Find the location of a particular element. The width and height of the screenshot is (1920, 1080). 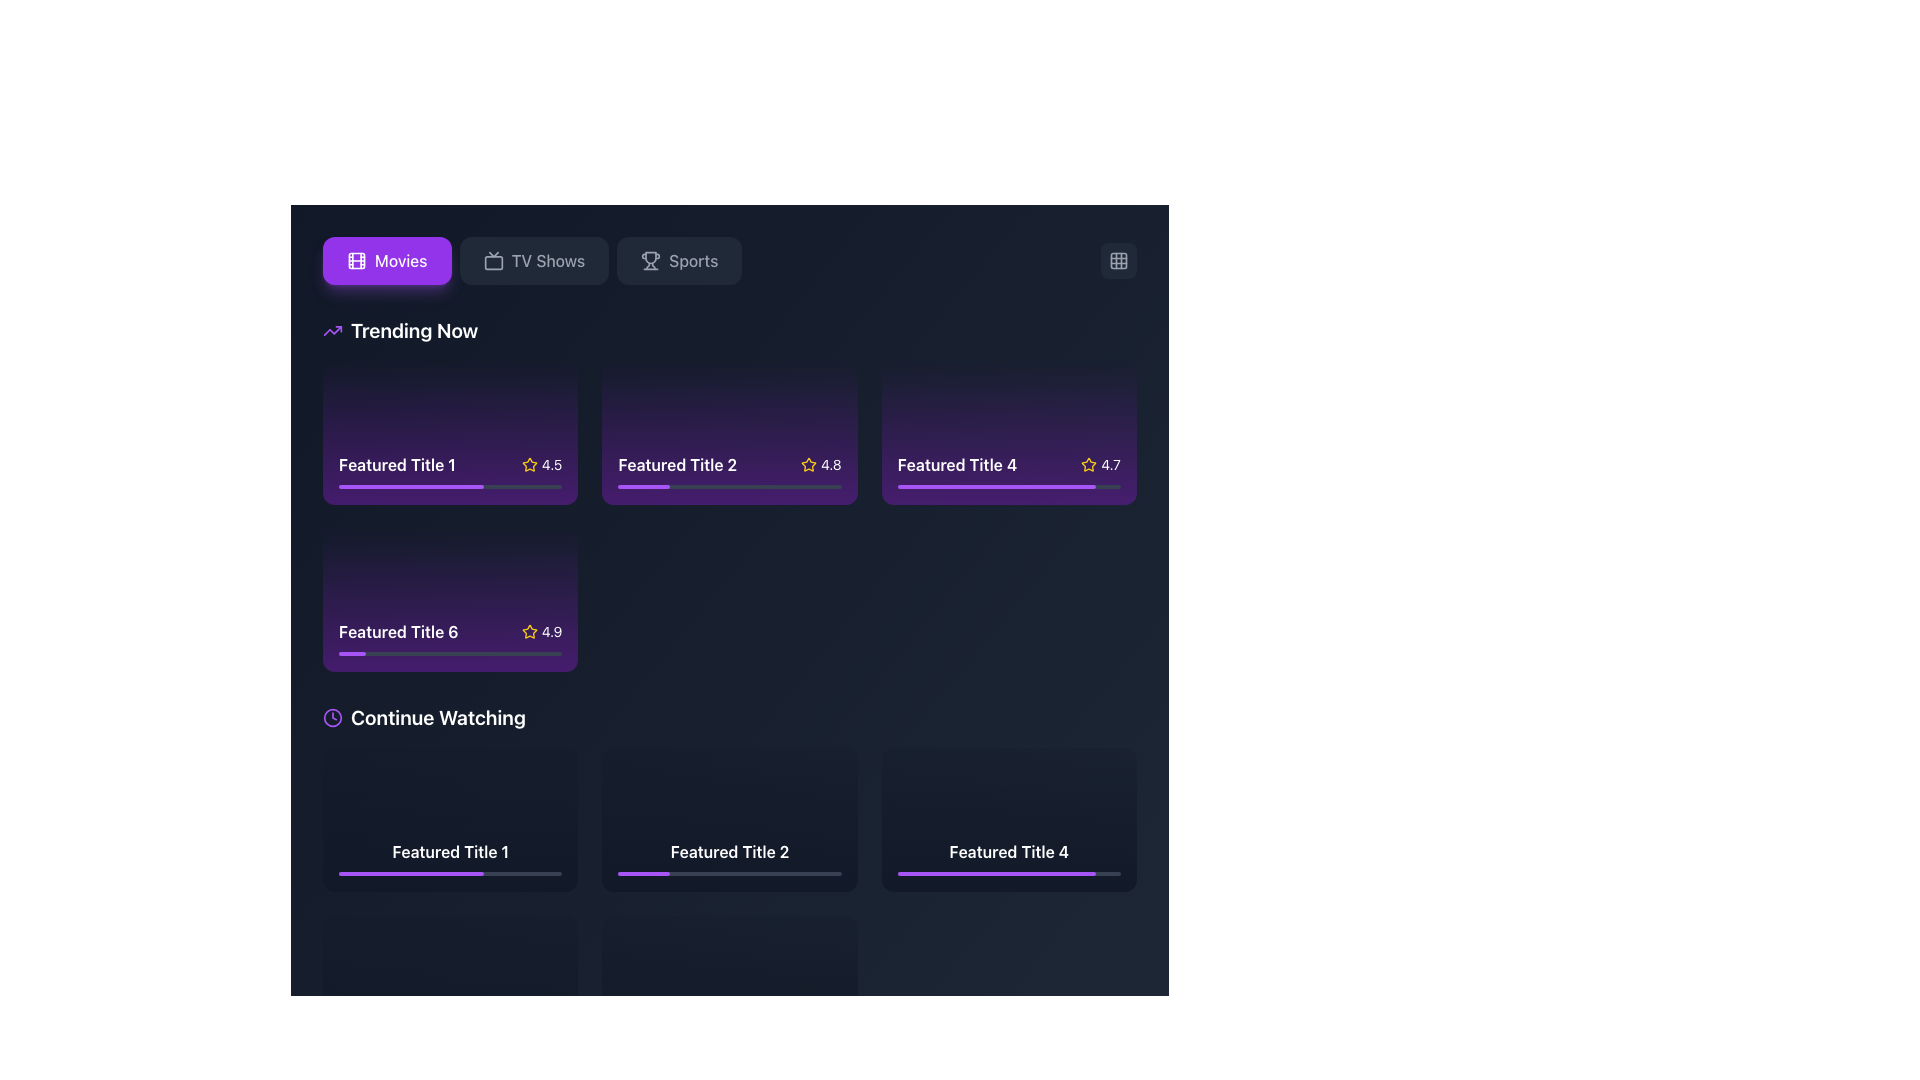

the 'Movies' button is located at coordinates (387, 260).